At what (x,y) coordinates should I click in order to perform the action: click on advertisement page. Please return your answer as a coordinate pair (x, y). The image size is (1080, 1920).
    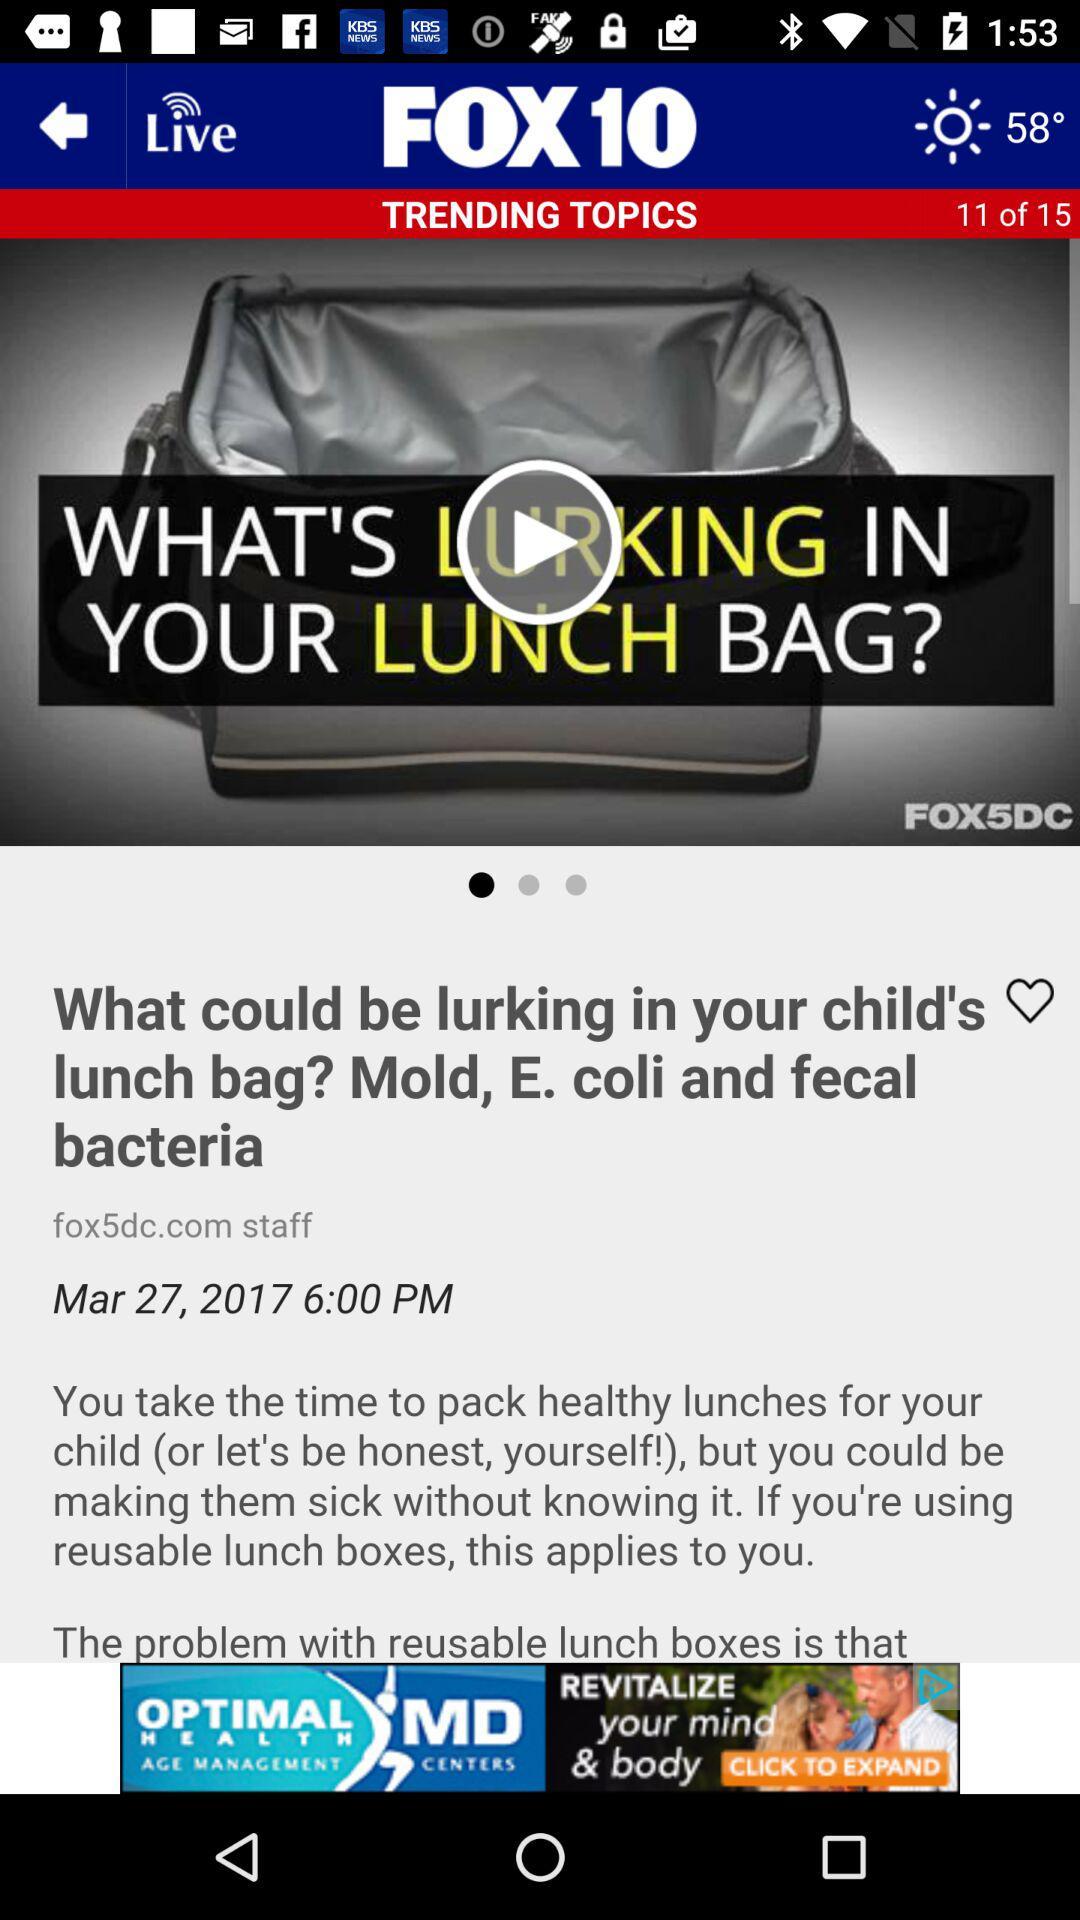
    Looking at the image, I should click on (540, 124).